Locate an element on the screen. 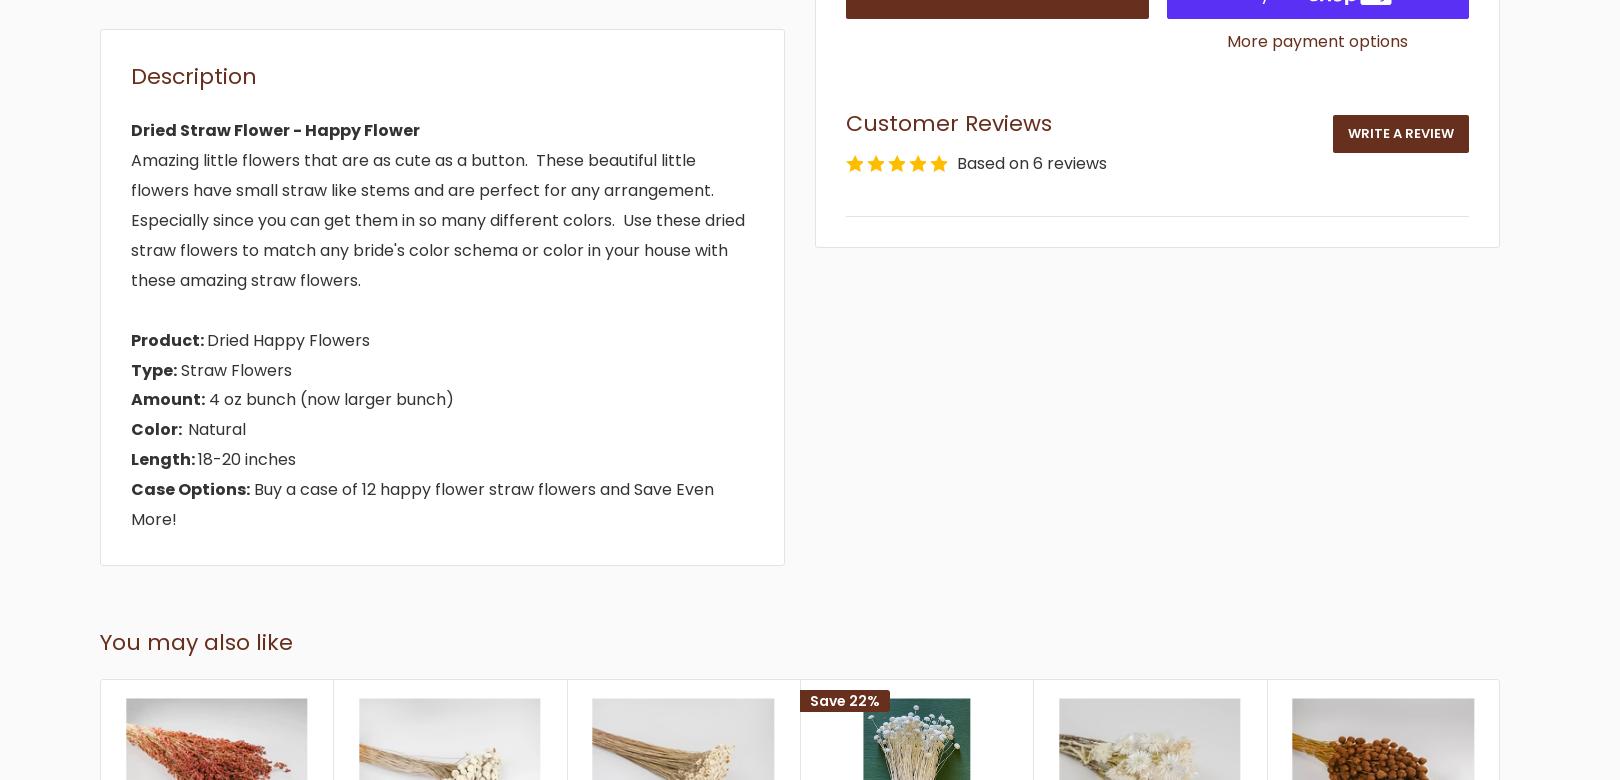  'Write a review' is located at coordinates (1400, 132).